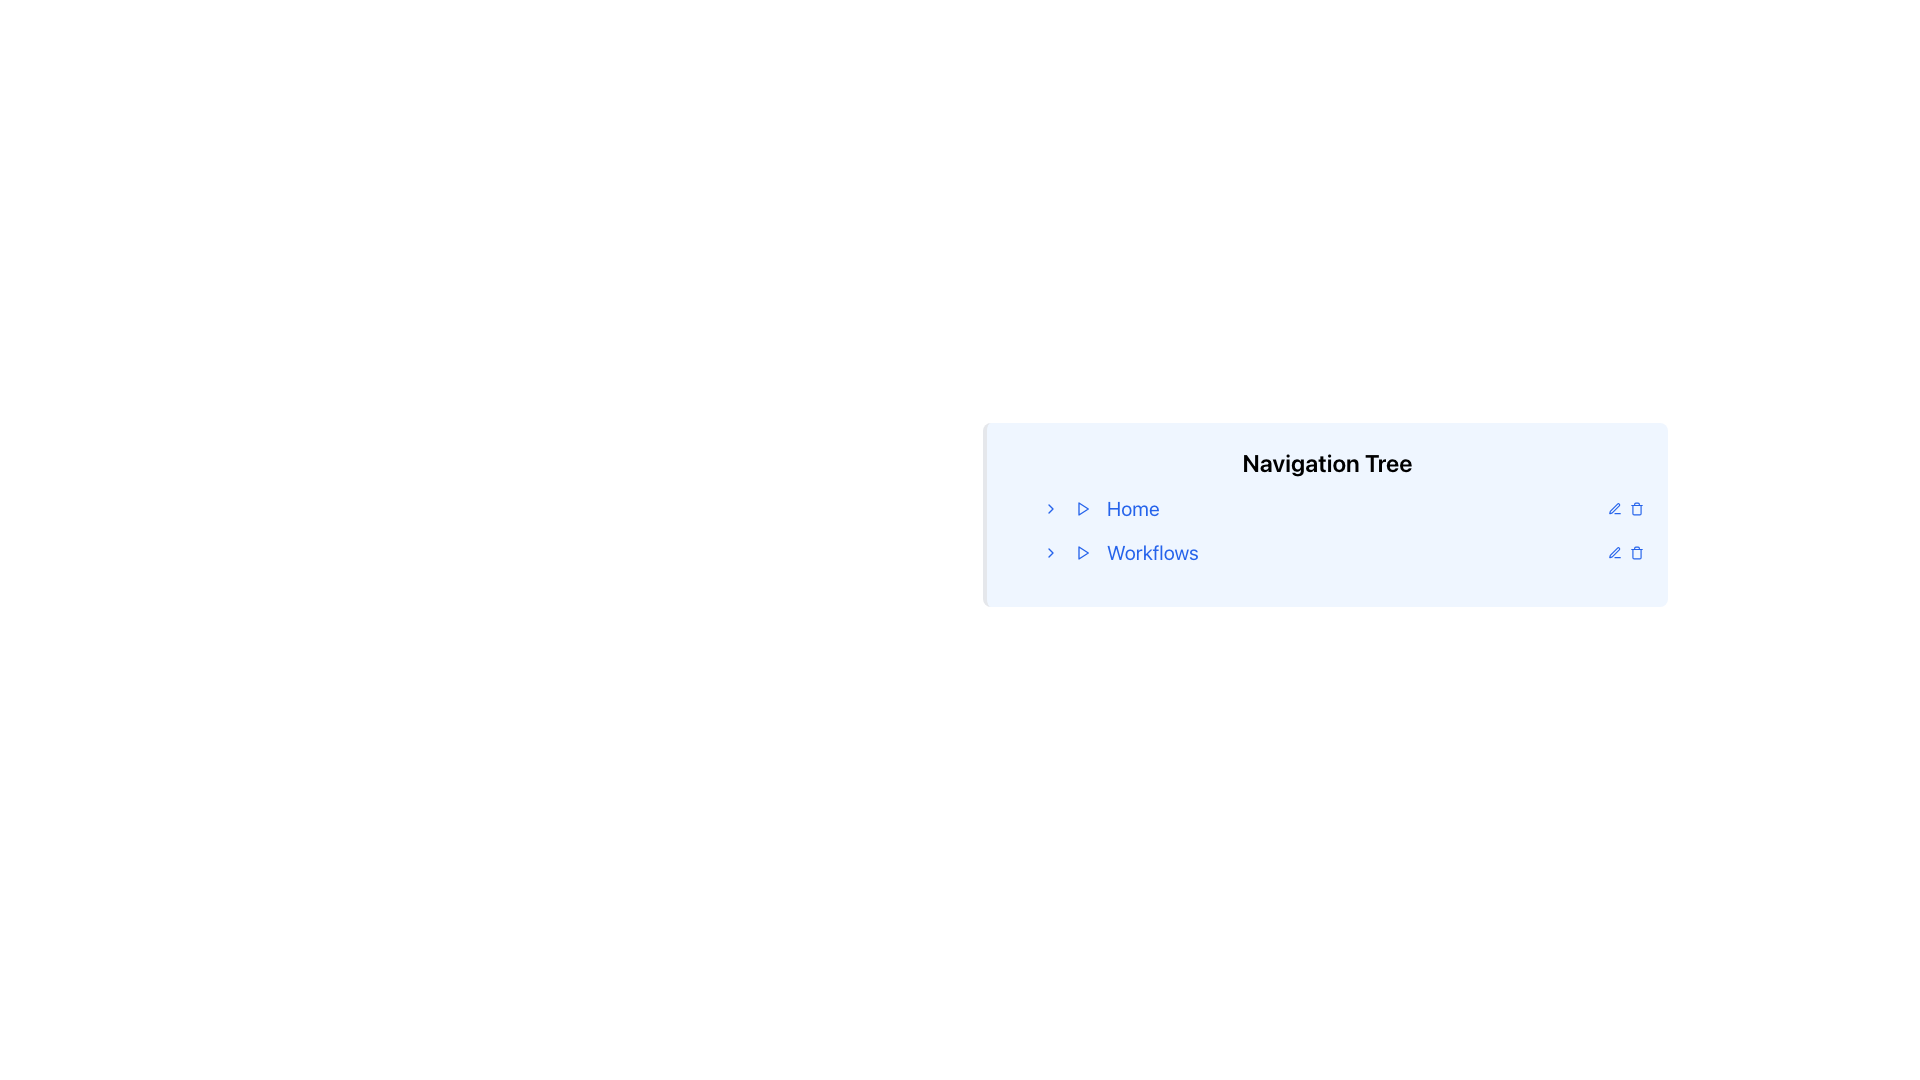 This screenshot has width=1920, height=1080. I want to click on the 'Home' text label in the navigation tree, so click(1132, 508).